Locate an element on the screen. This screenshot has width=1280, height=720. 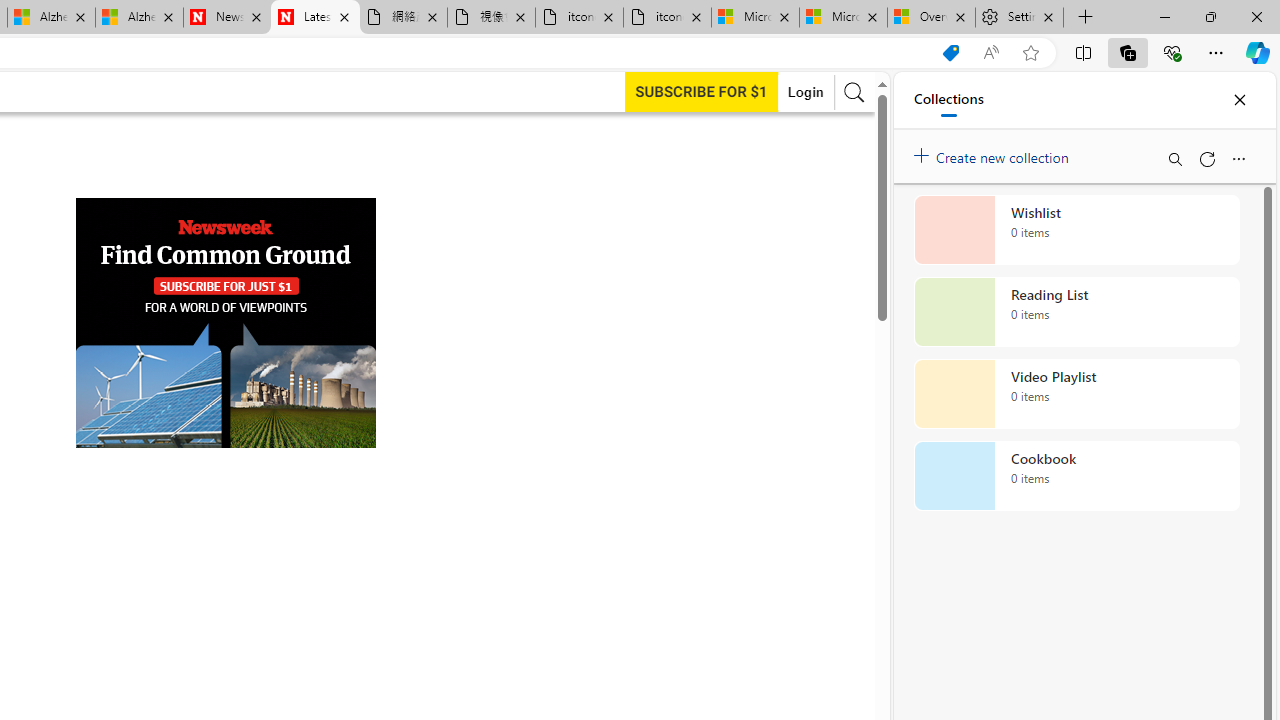
'itconcepthk.com/projector_solutions.mp4' is located at coordinates (666, 17).